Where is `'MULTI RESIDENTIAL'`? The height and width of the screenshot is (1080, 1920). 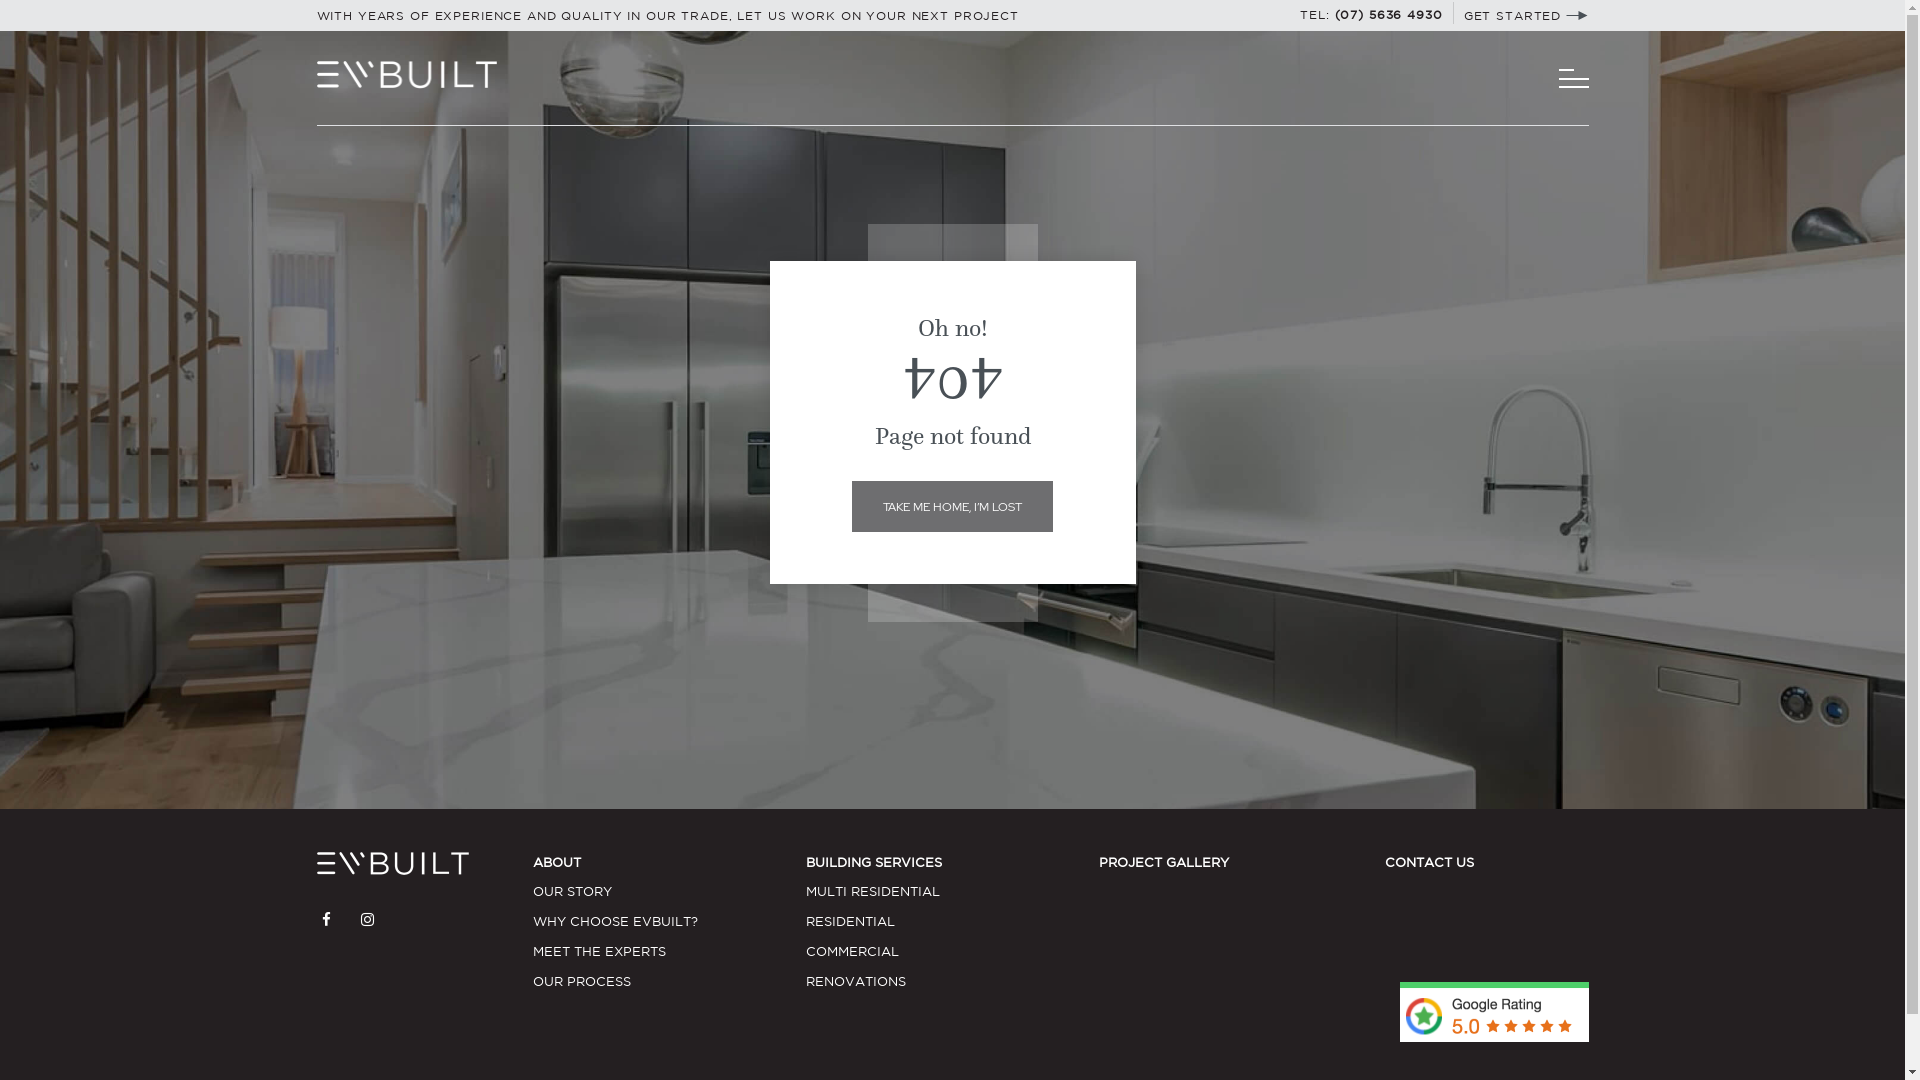
'MULTI RESIDENTIAL' is located at coordinates (806, 890).